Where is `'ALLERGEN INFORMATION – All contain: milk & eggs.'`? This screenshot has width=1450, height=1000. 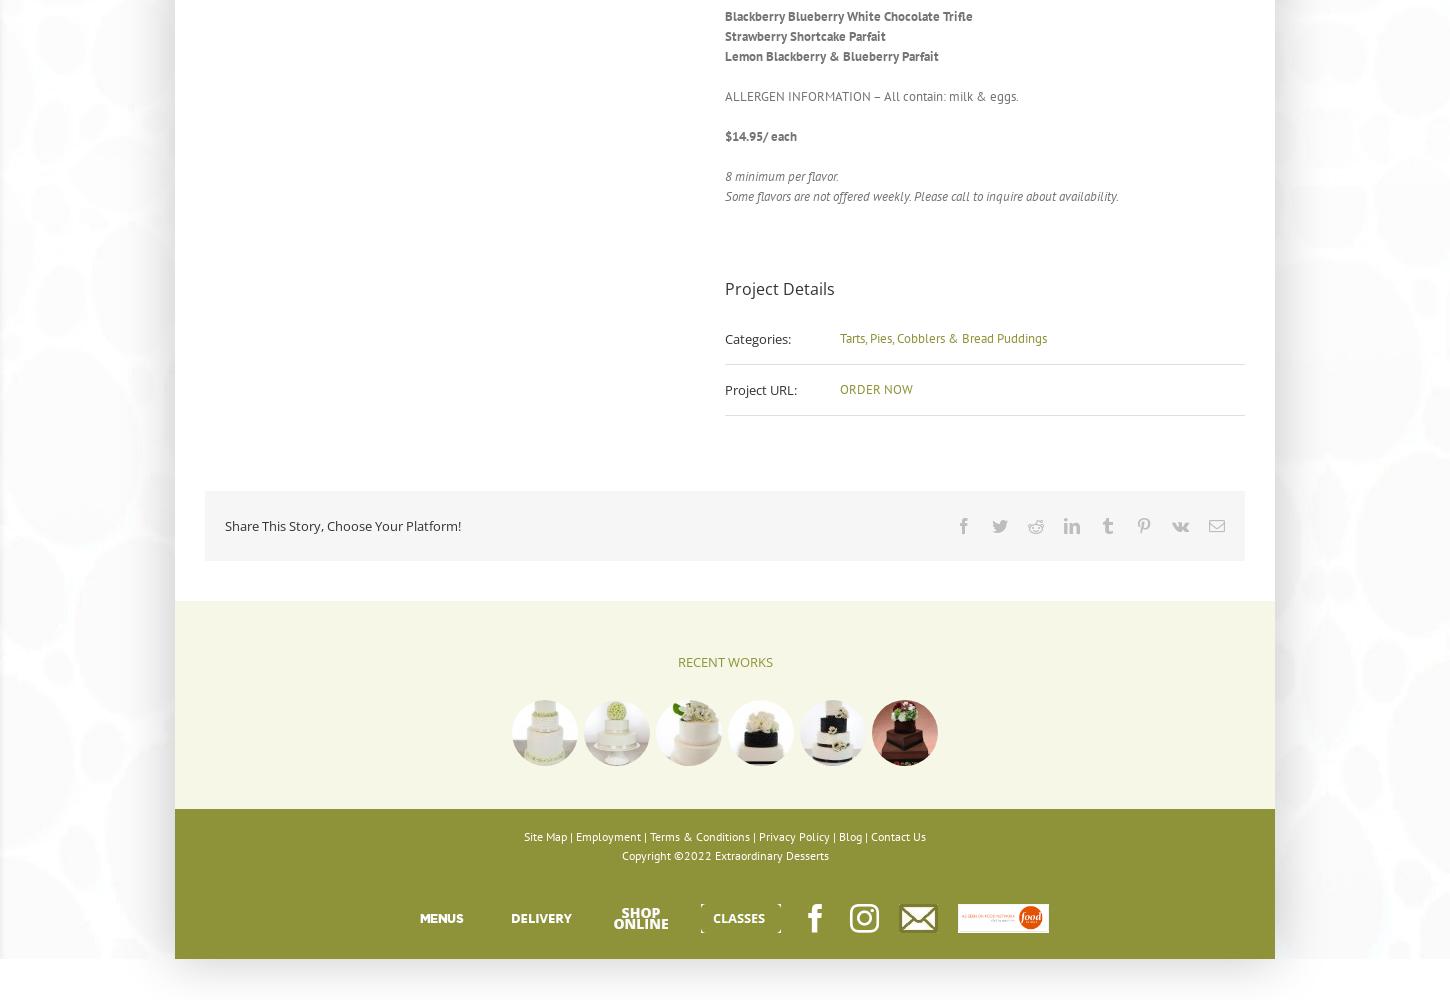 'ALLERGEN INFORMATION – All contain: milk & eggs.' is located at coordinates (871, 95).